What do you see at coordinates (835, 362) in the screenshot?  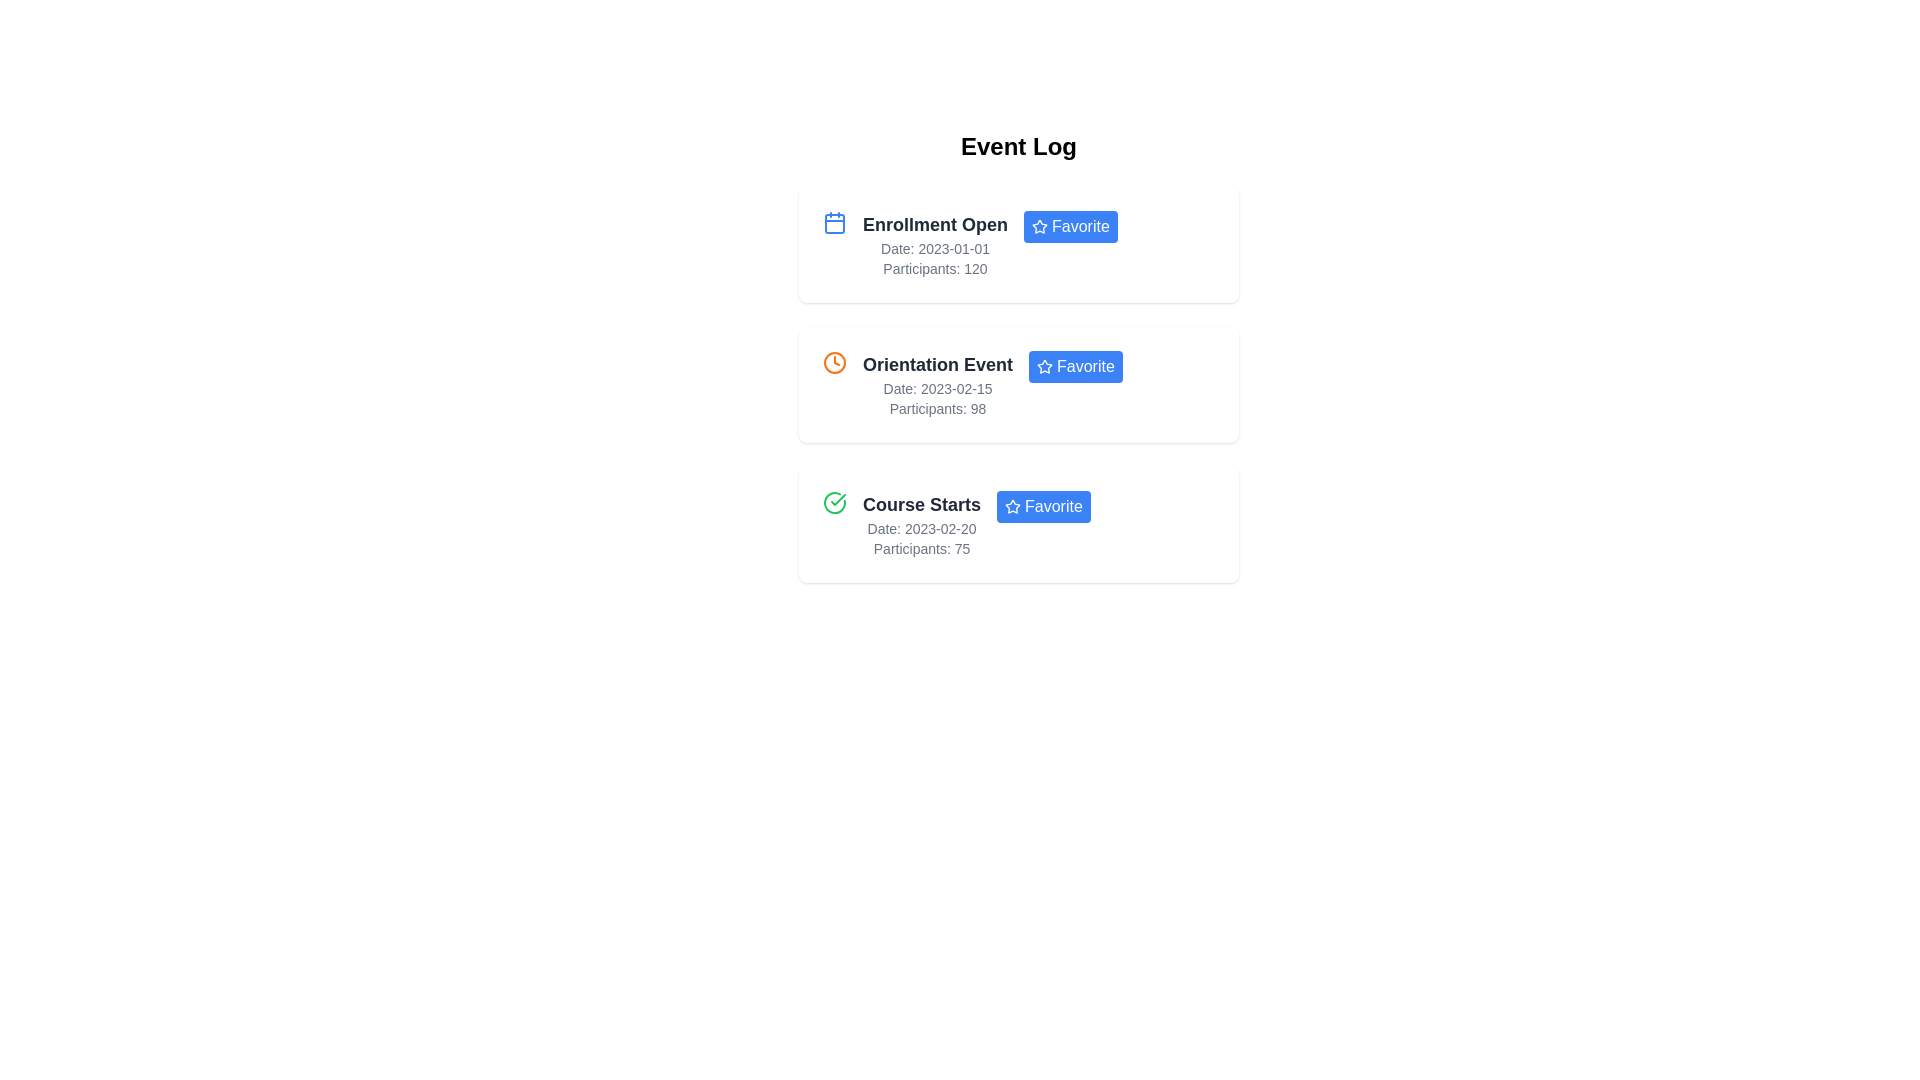 I see `the time/date icon located on the left side of the 'Orientation Event' card in the Event Log, positioned near the top-left corner of the card` at bounding box center [835, 362].